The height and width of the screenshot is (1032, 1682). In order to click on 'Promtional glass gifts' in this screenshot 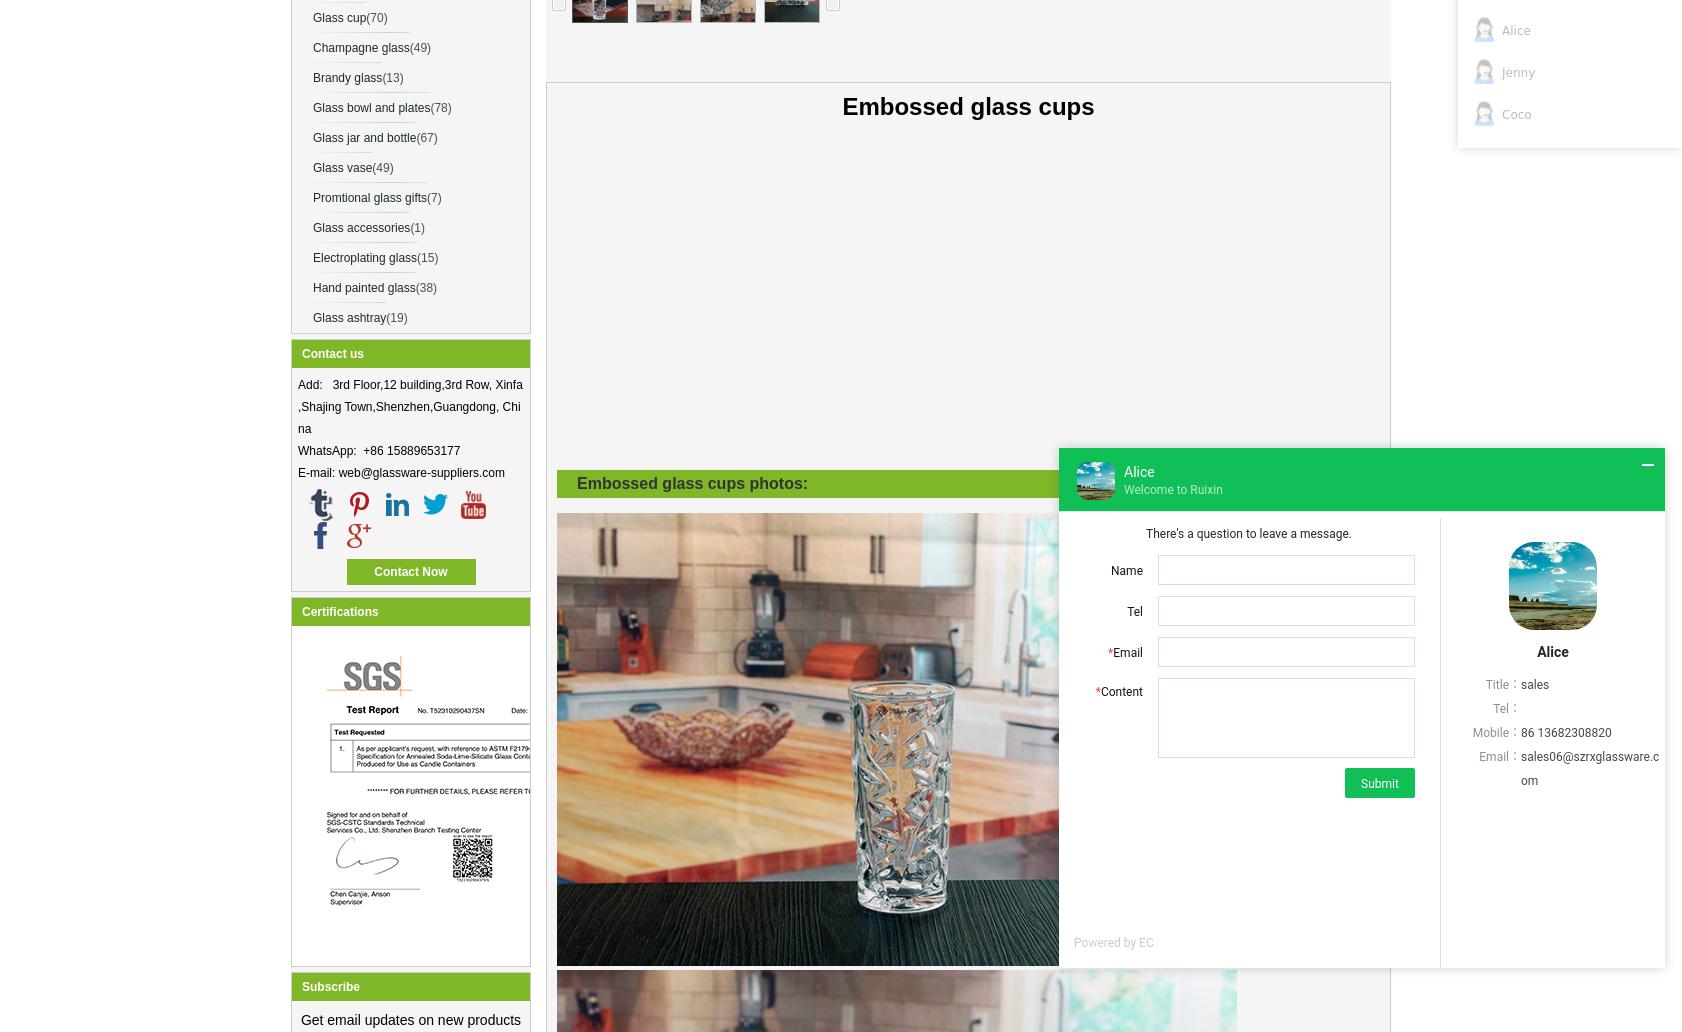, I will do `click(369, 197)`.